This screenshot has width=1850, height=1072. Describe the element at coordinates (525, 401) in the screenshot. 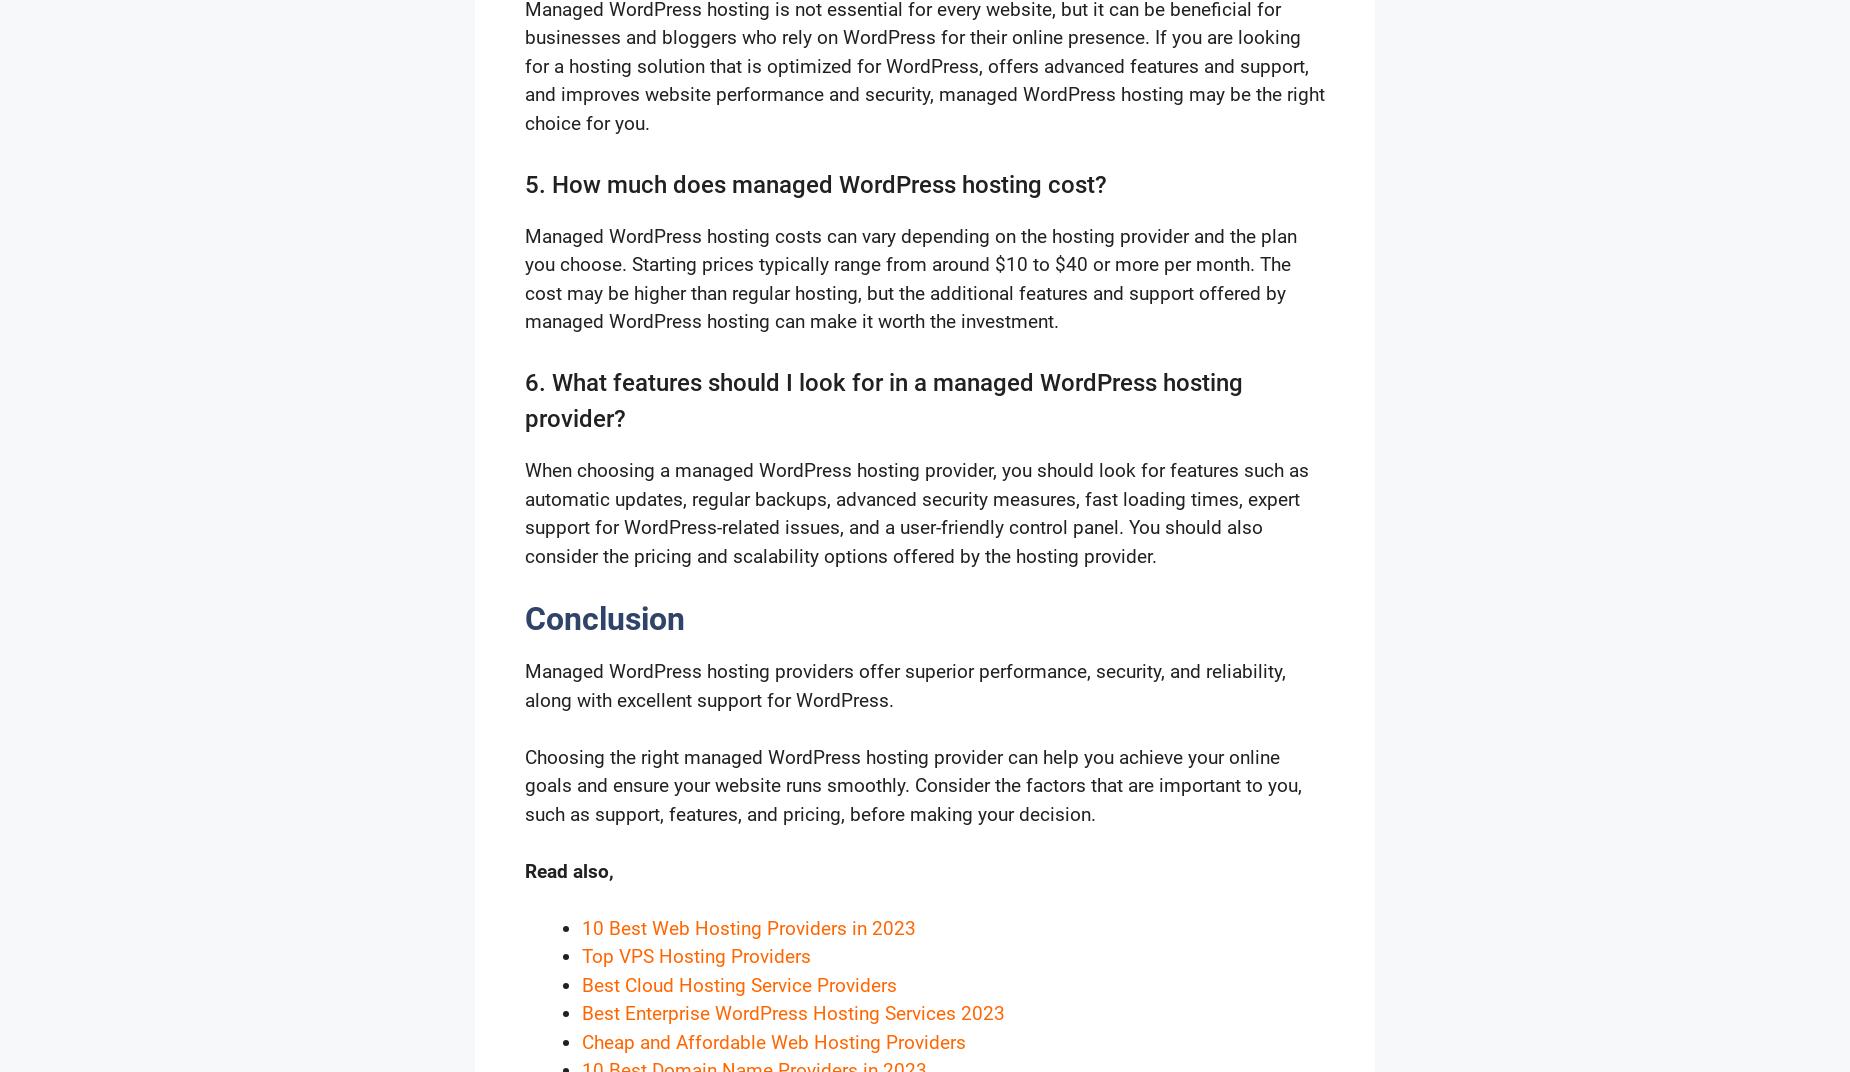

I see `'6. What features should I look for in a managed WordPress hosting provider?'` at that location.